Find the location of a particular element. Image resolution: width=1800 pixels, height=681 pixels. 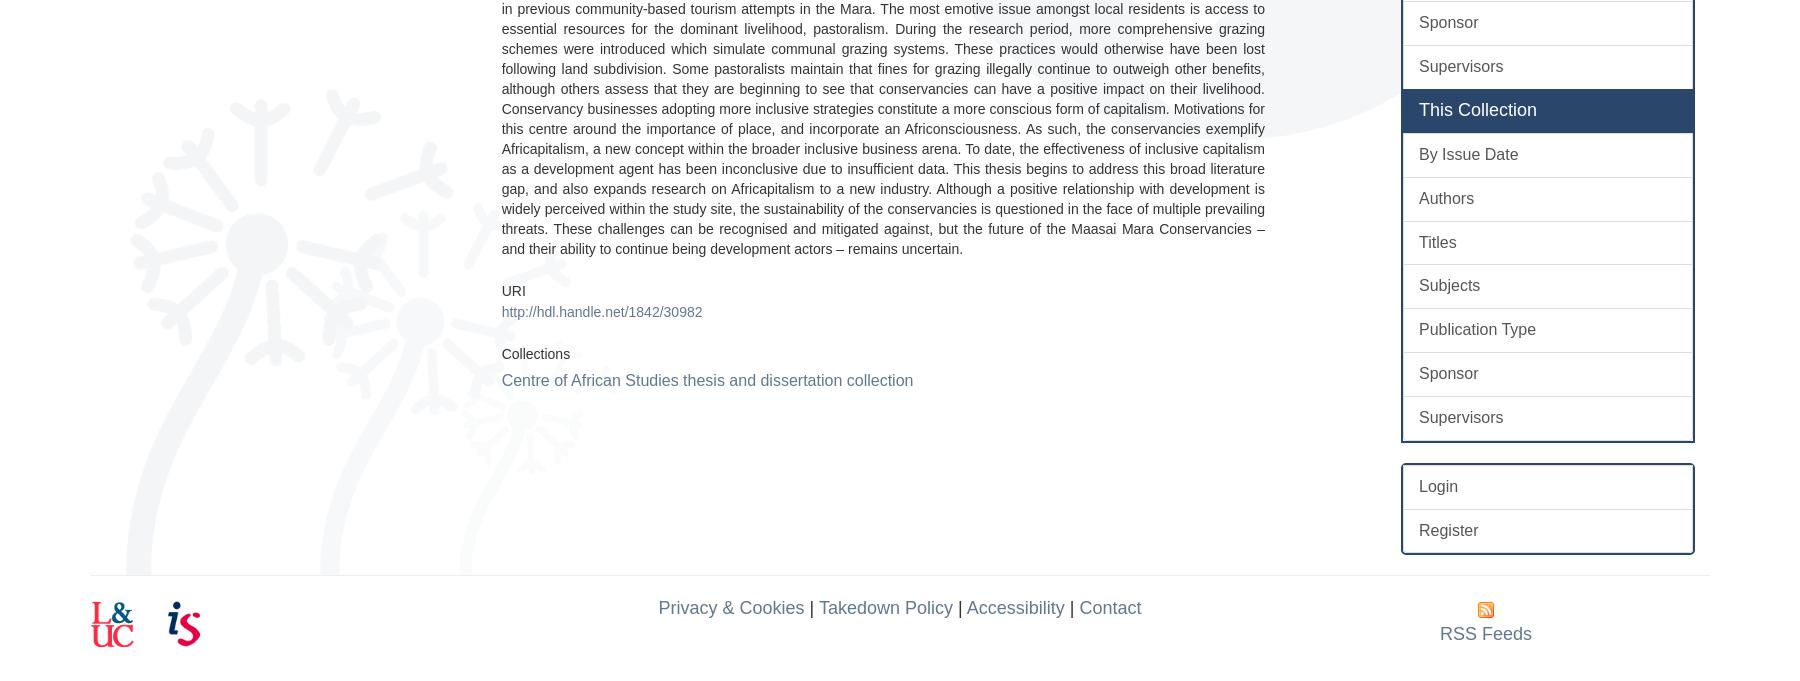

'URI' is located at coordinates (512, 289).